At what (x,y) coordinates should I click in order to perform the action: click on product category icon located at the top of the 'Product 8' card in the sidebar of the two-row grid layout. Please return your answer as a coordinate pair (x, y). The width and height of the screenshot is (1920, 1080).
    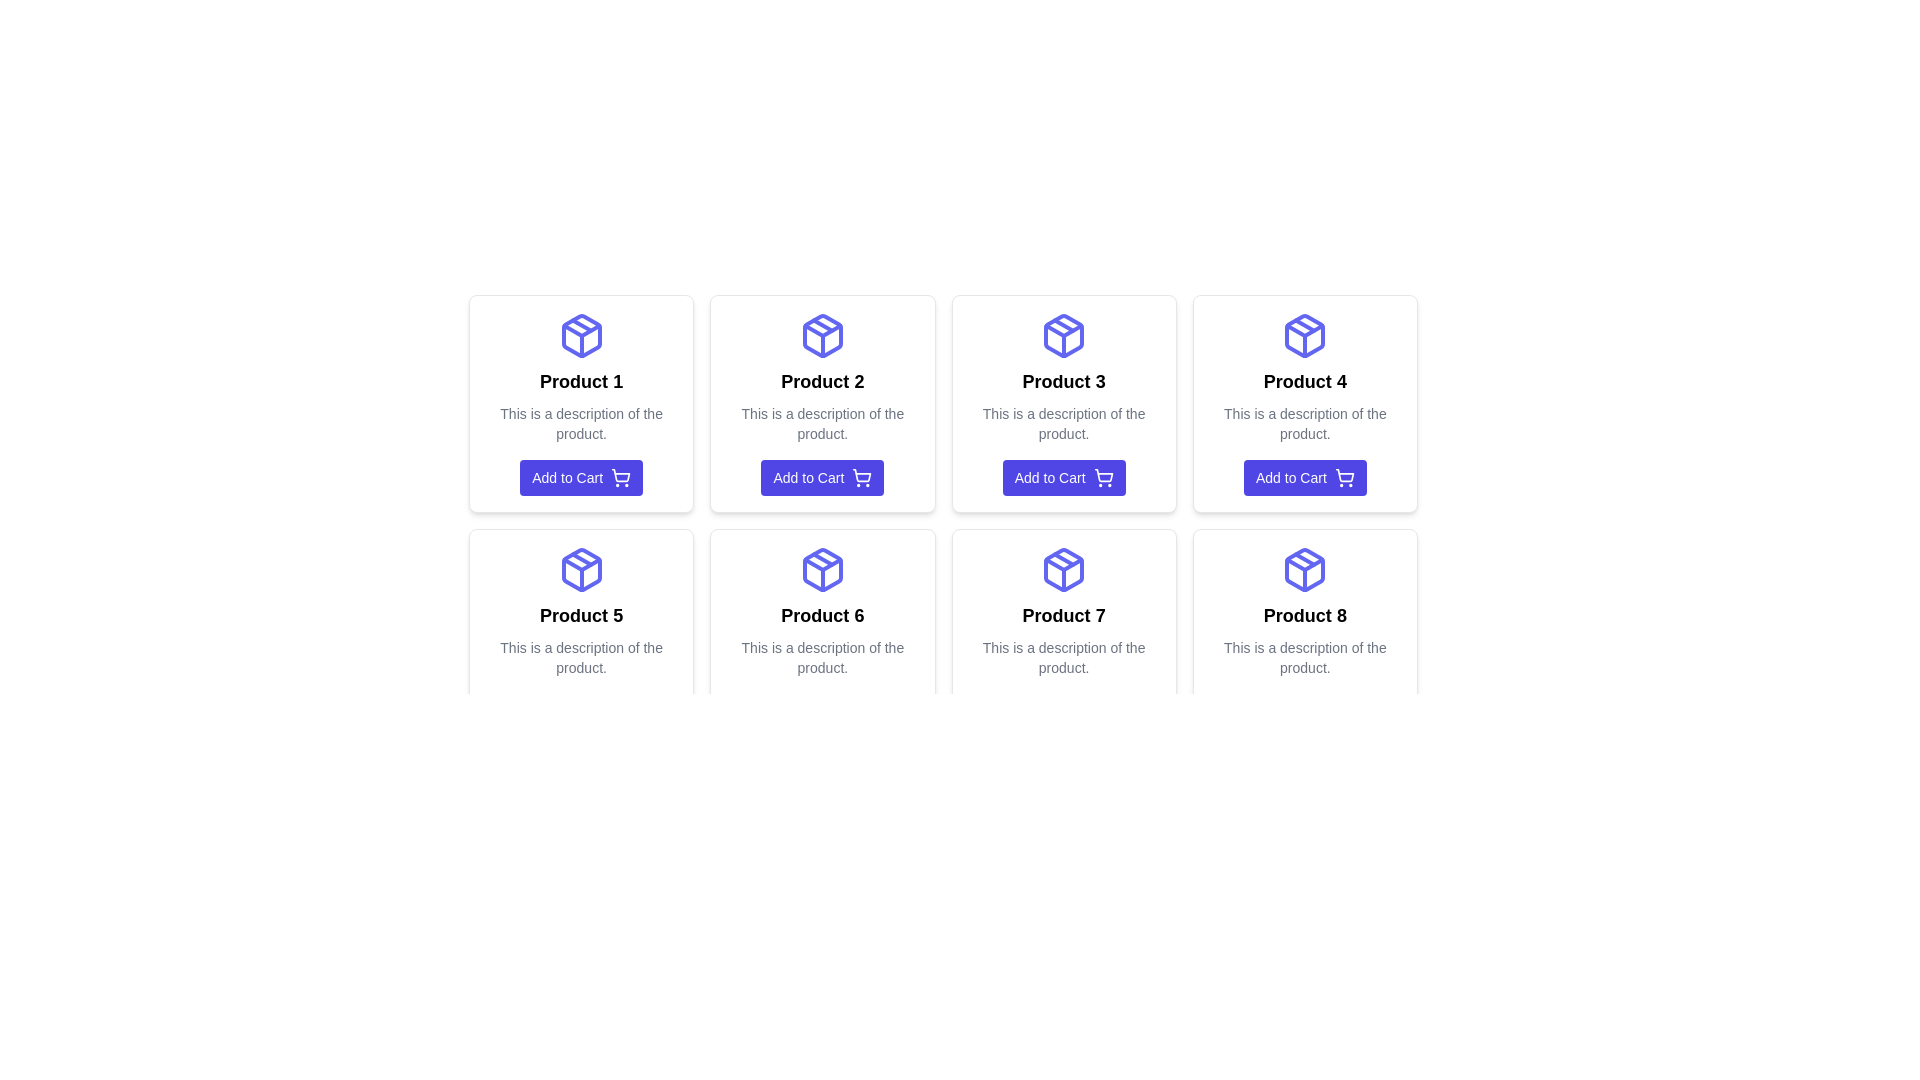
    Looking at the image, I should click on (1305, 570).